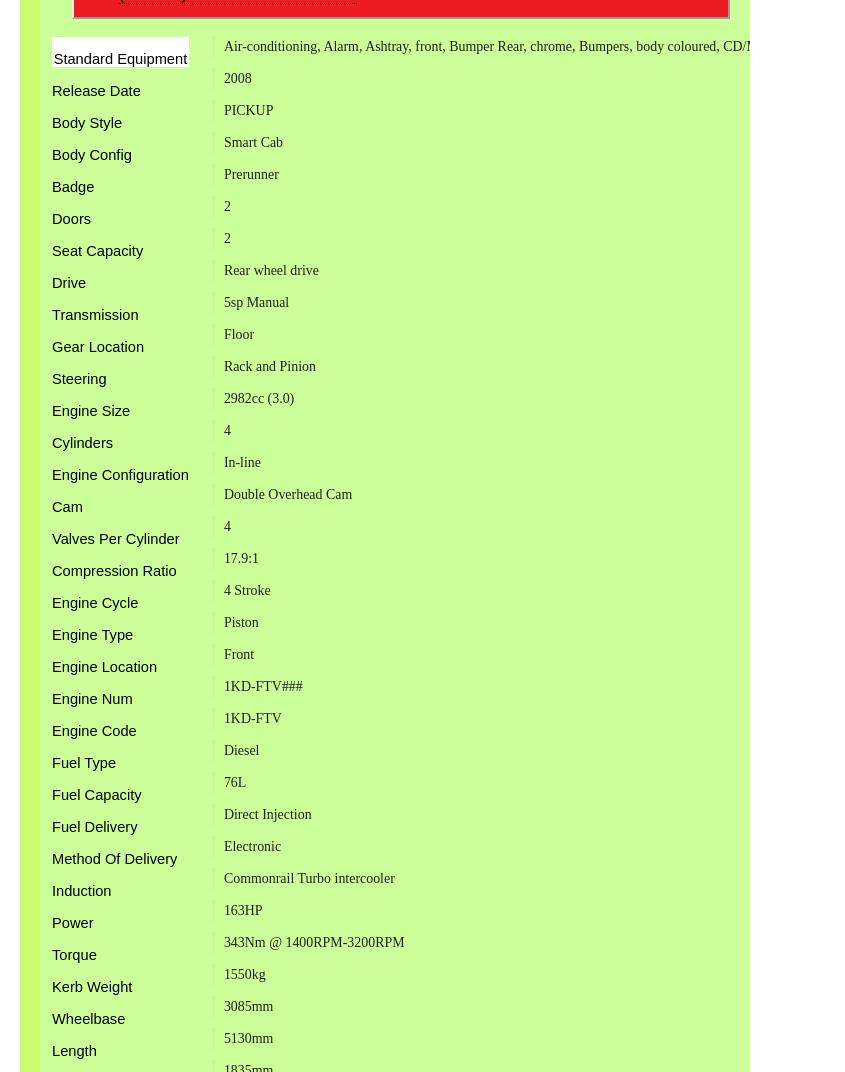 The height and width of the screenshot is (1072, 845). What do you see at coordinates (221, 173) in the screenshot?
I see `'Prerunner'` at bounding box center [221, 173].